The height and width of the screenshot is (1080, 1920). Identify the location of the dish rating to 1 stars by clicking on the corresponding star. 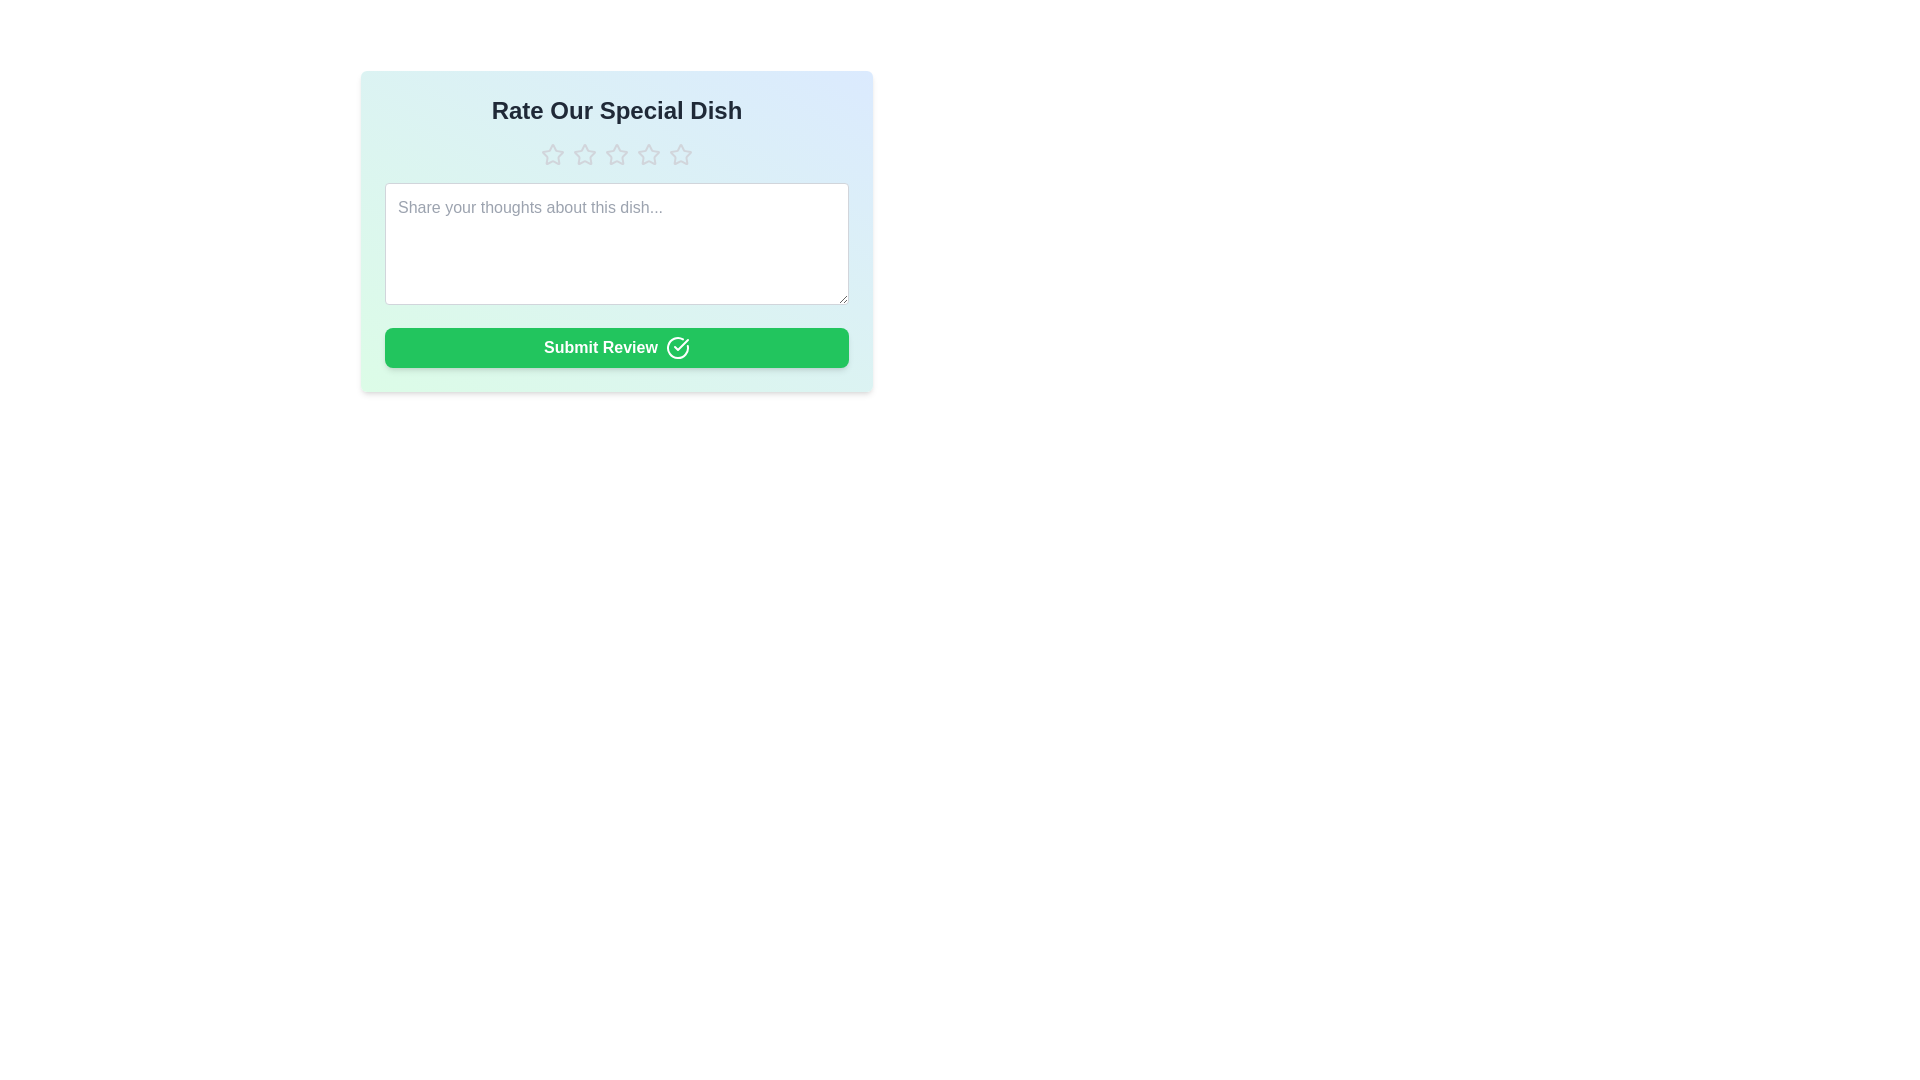
(552, 153).